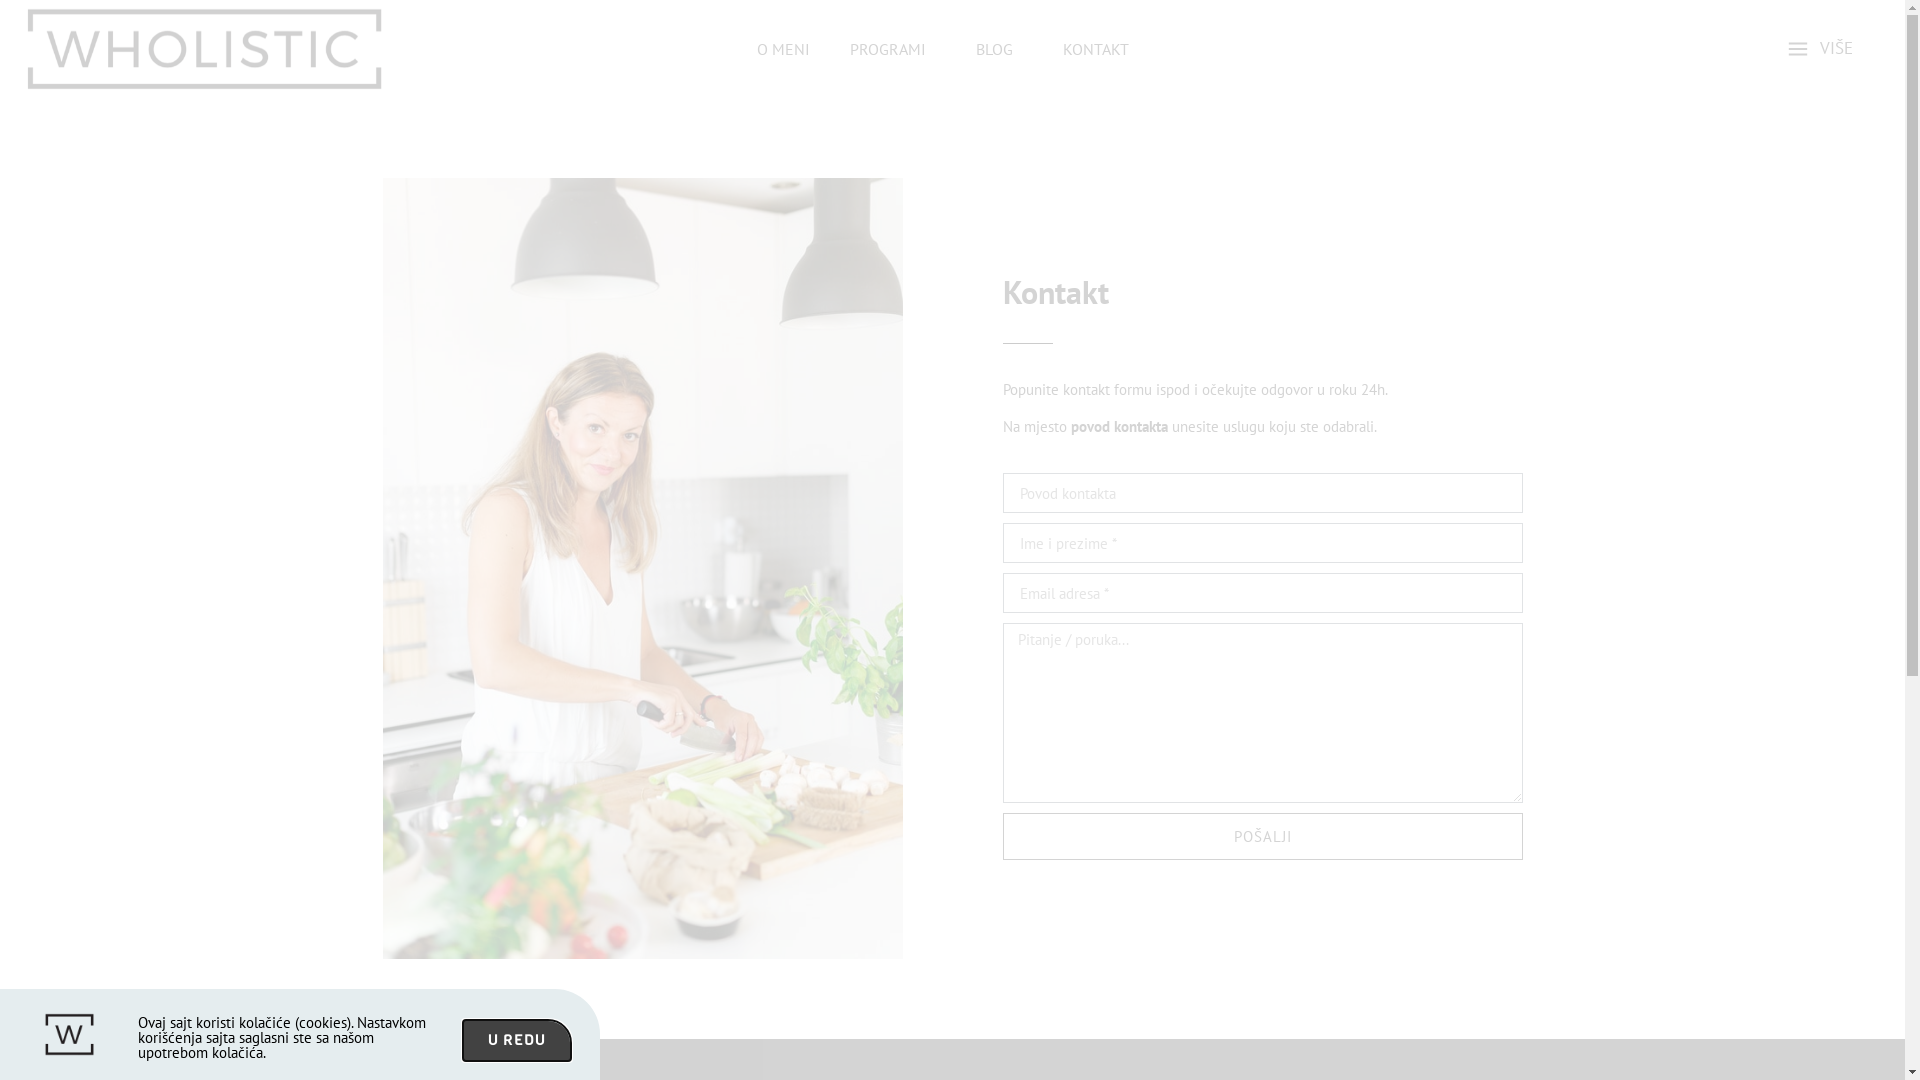  What do you see at coordinates (781, 48) in the screenshot?
I see `'O MENI'` at bounding box center [781, 48].